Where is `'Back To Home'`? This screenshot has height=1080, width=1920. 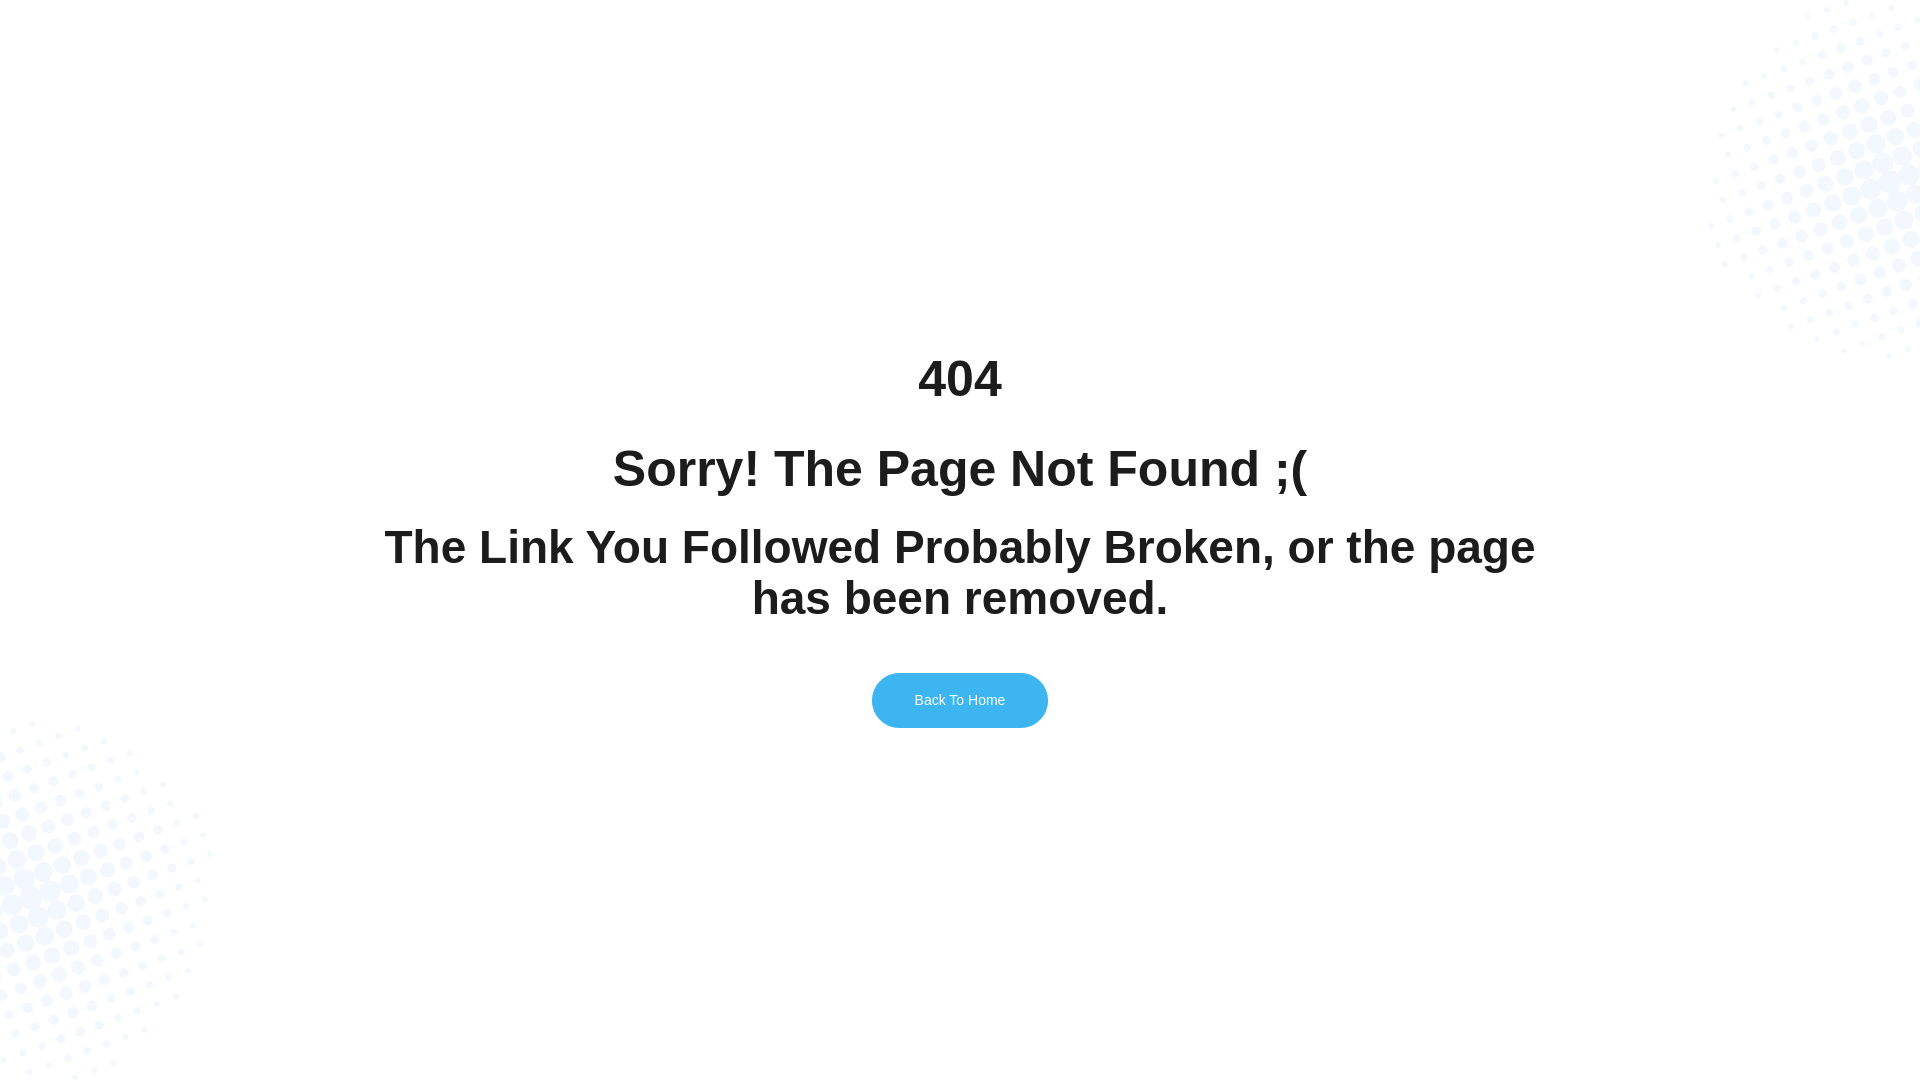
'Back To Home' is located at coordinates (872, 699).